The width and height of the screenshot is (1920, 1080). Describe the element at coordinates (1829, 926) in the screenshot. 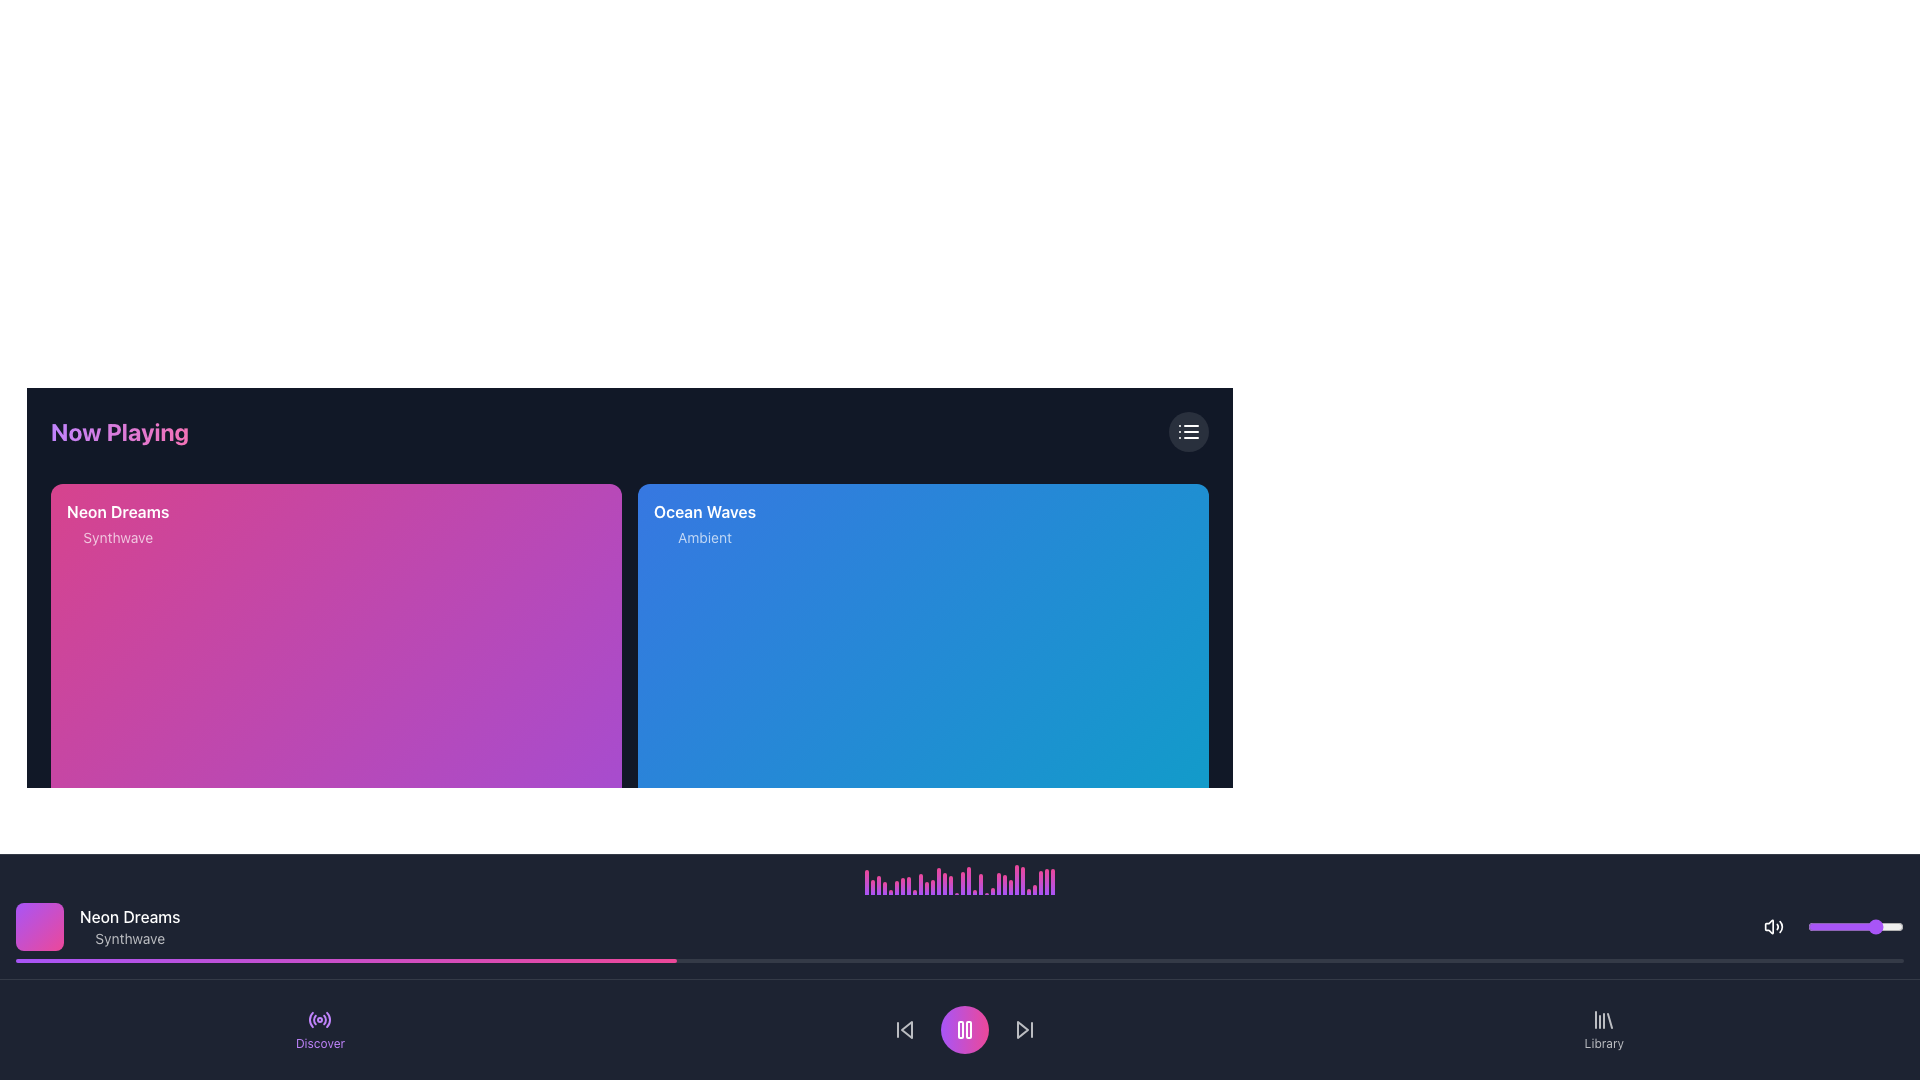

I see `the volume` at that location.